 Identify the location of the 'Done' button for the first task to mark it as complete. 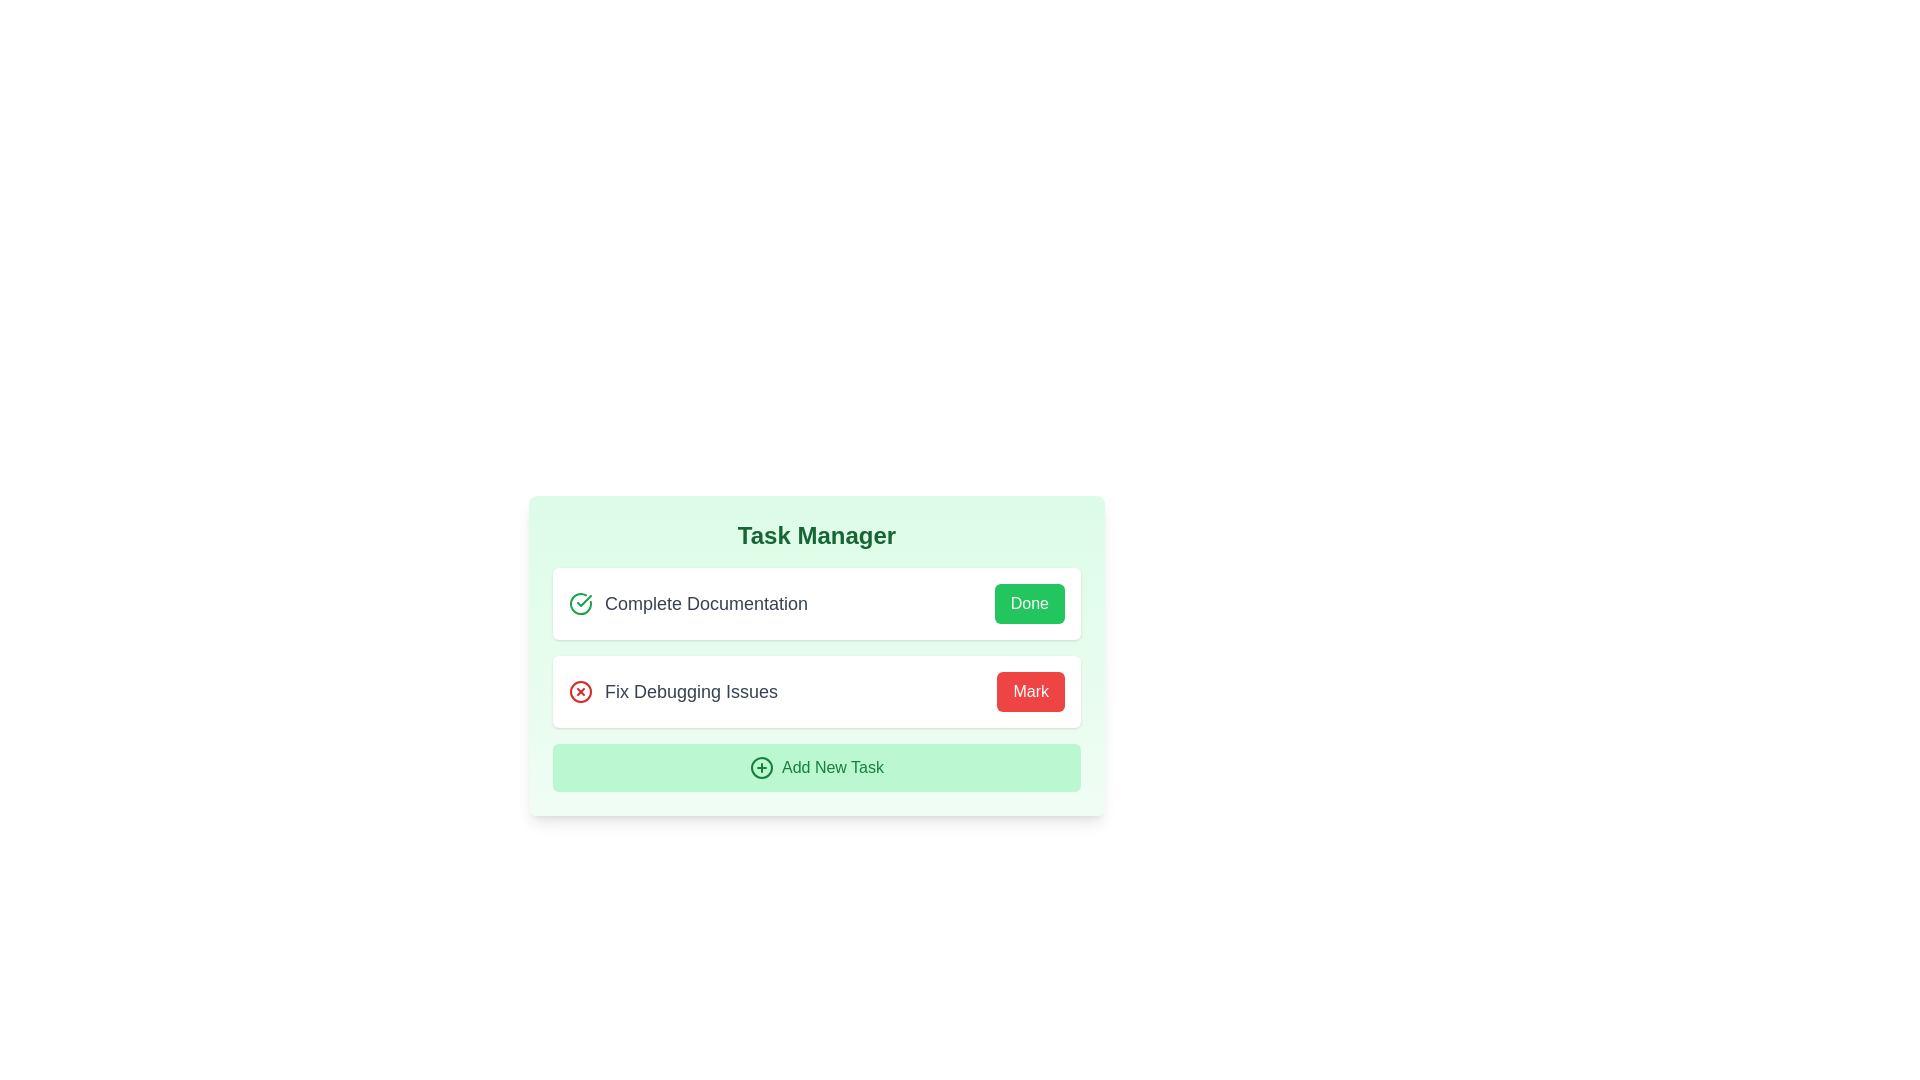
(1029, 603).